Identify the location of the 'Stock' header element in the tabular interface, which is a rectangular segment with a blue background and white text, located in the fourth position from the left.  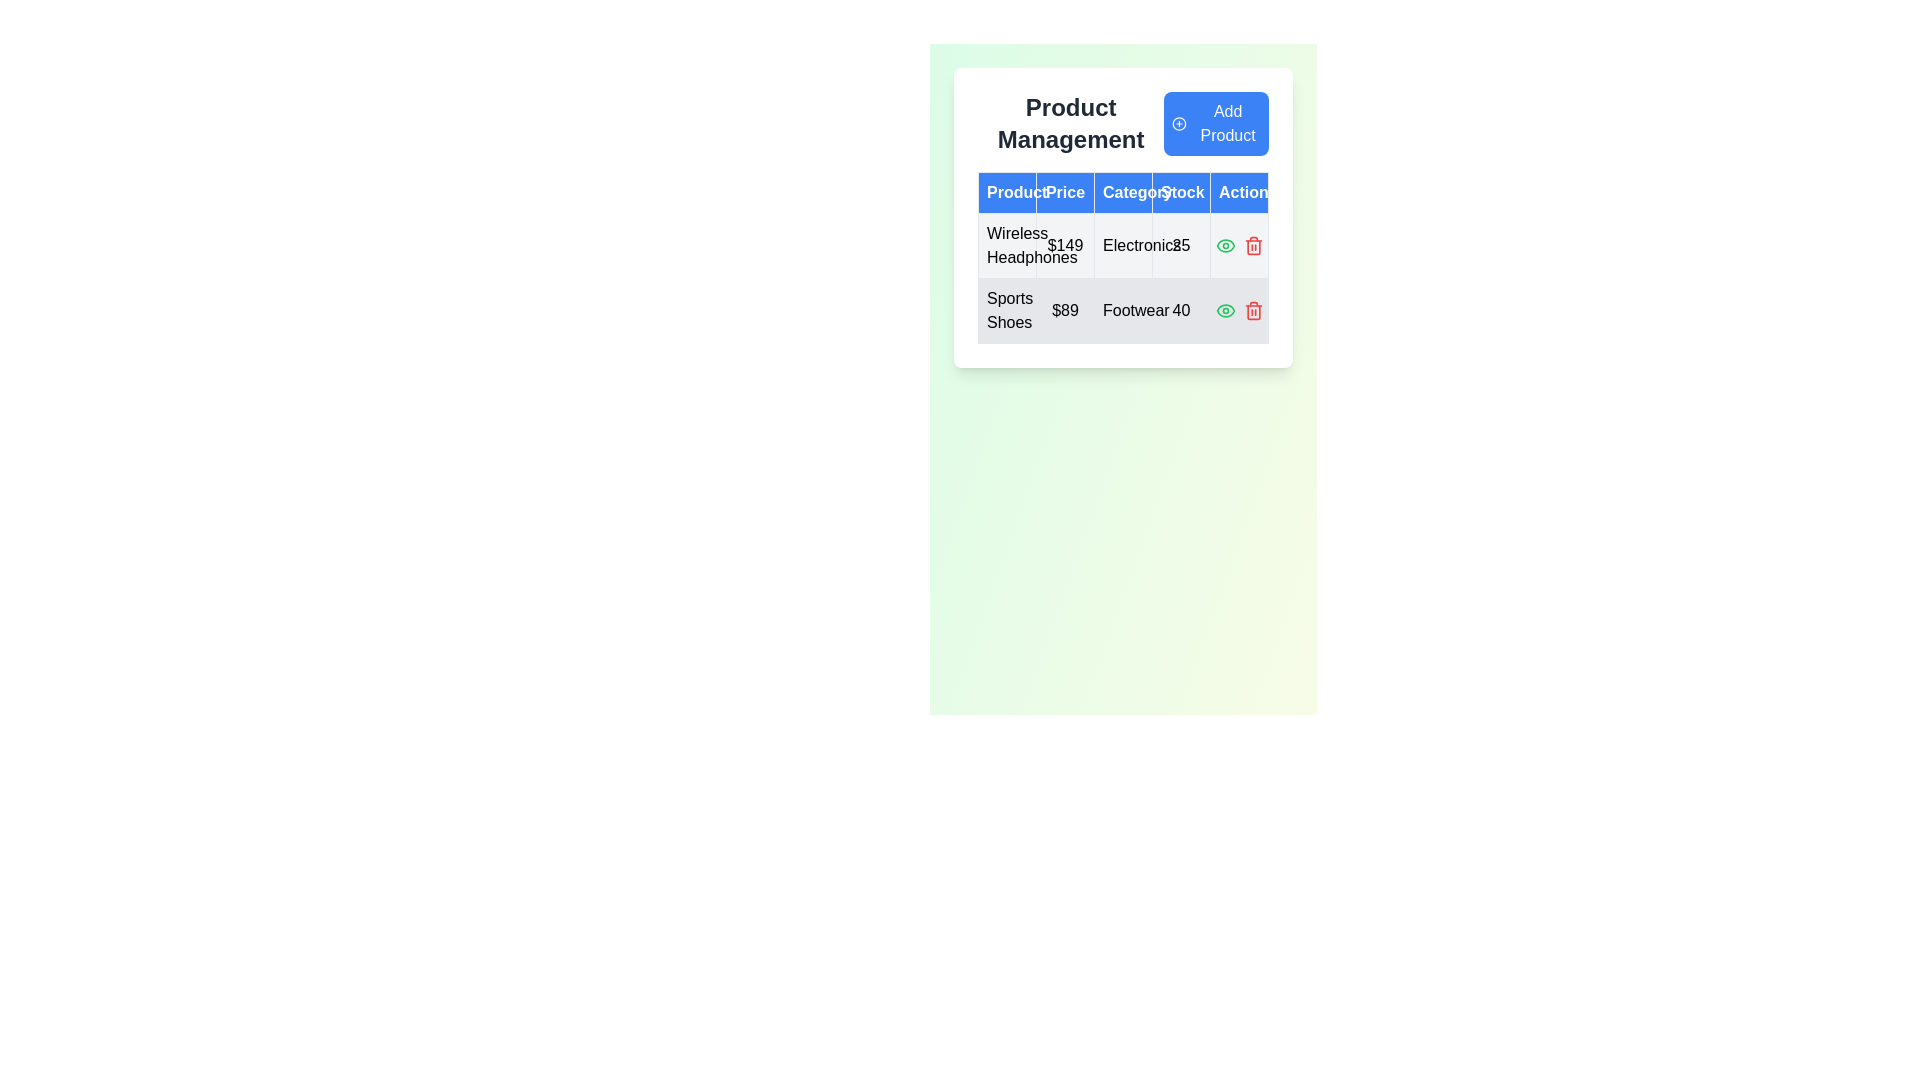
(1181, 192).